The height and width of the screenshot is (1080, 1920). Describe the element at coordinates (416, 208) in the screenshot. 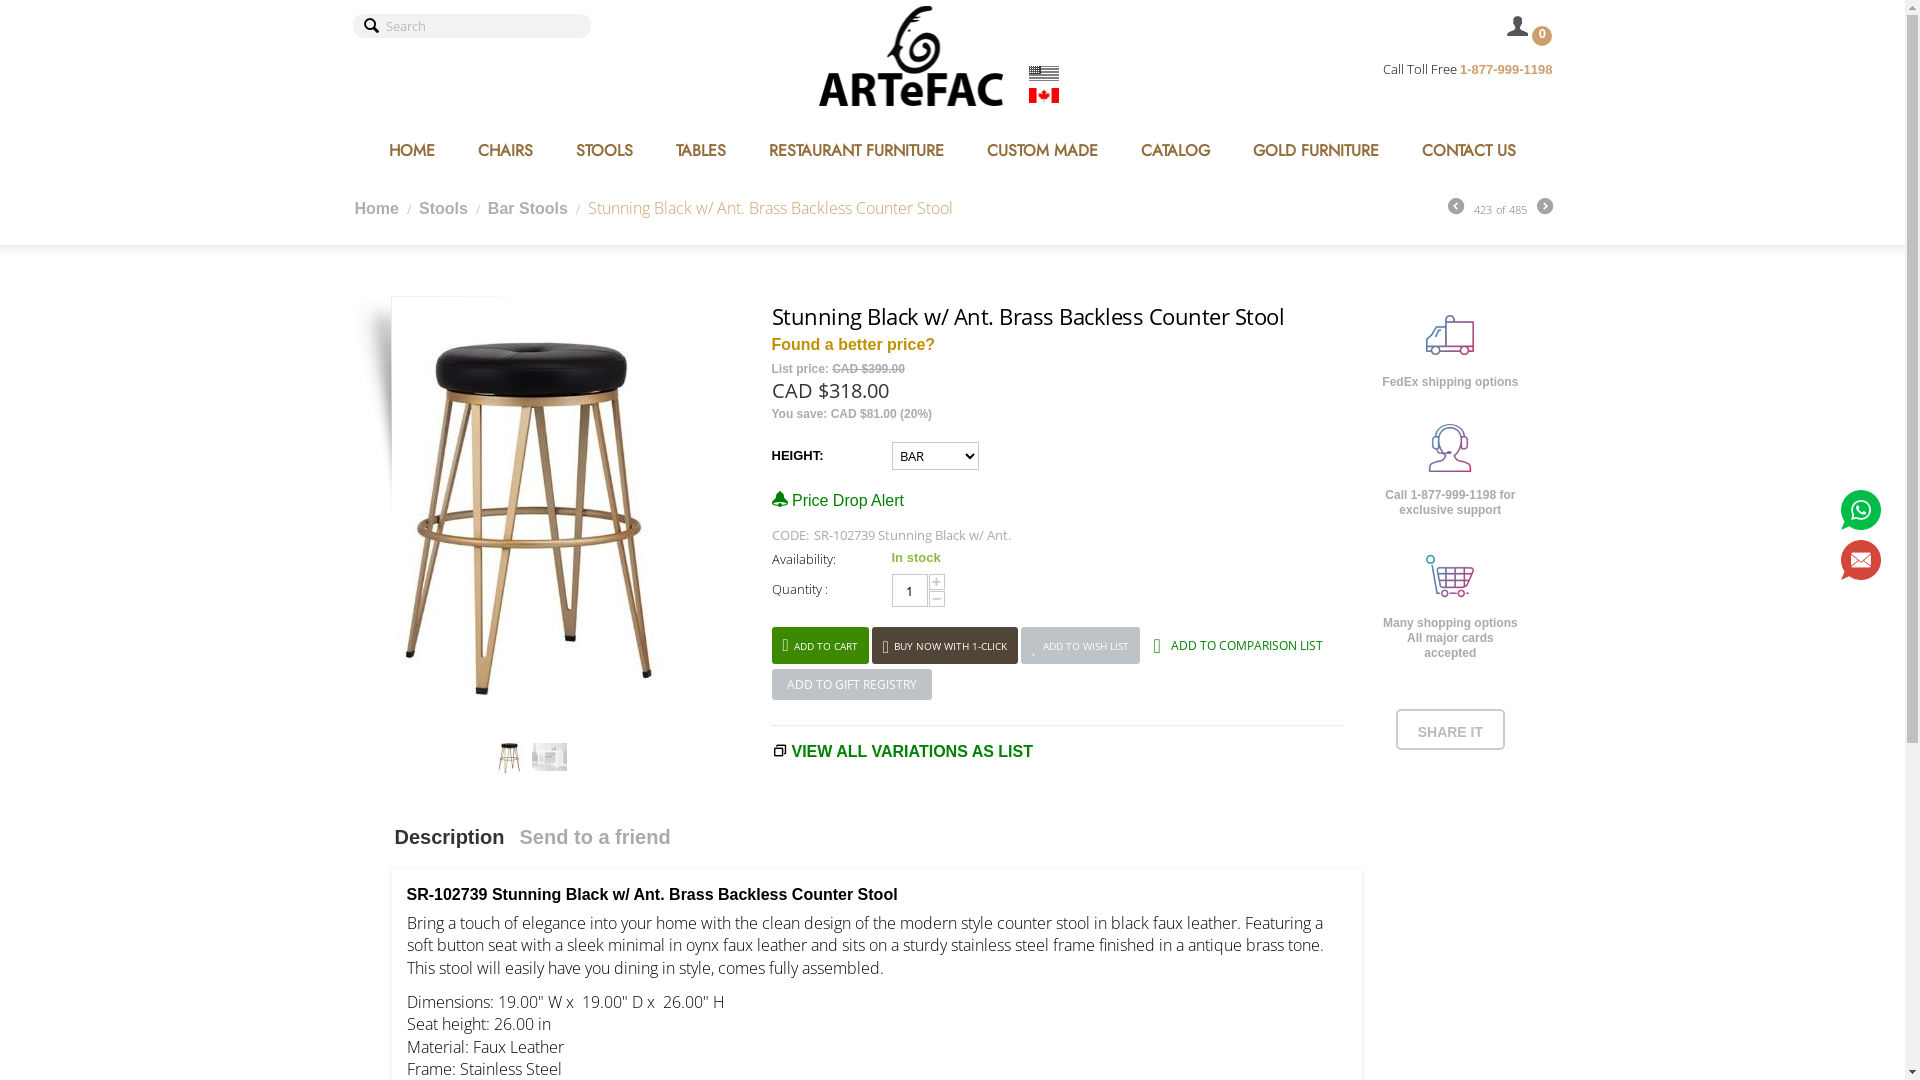

I see `'Stools'` at that location.